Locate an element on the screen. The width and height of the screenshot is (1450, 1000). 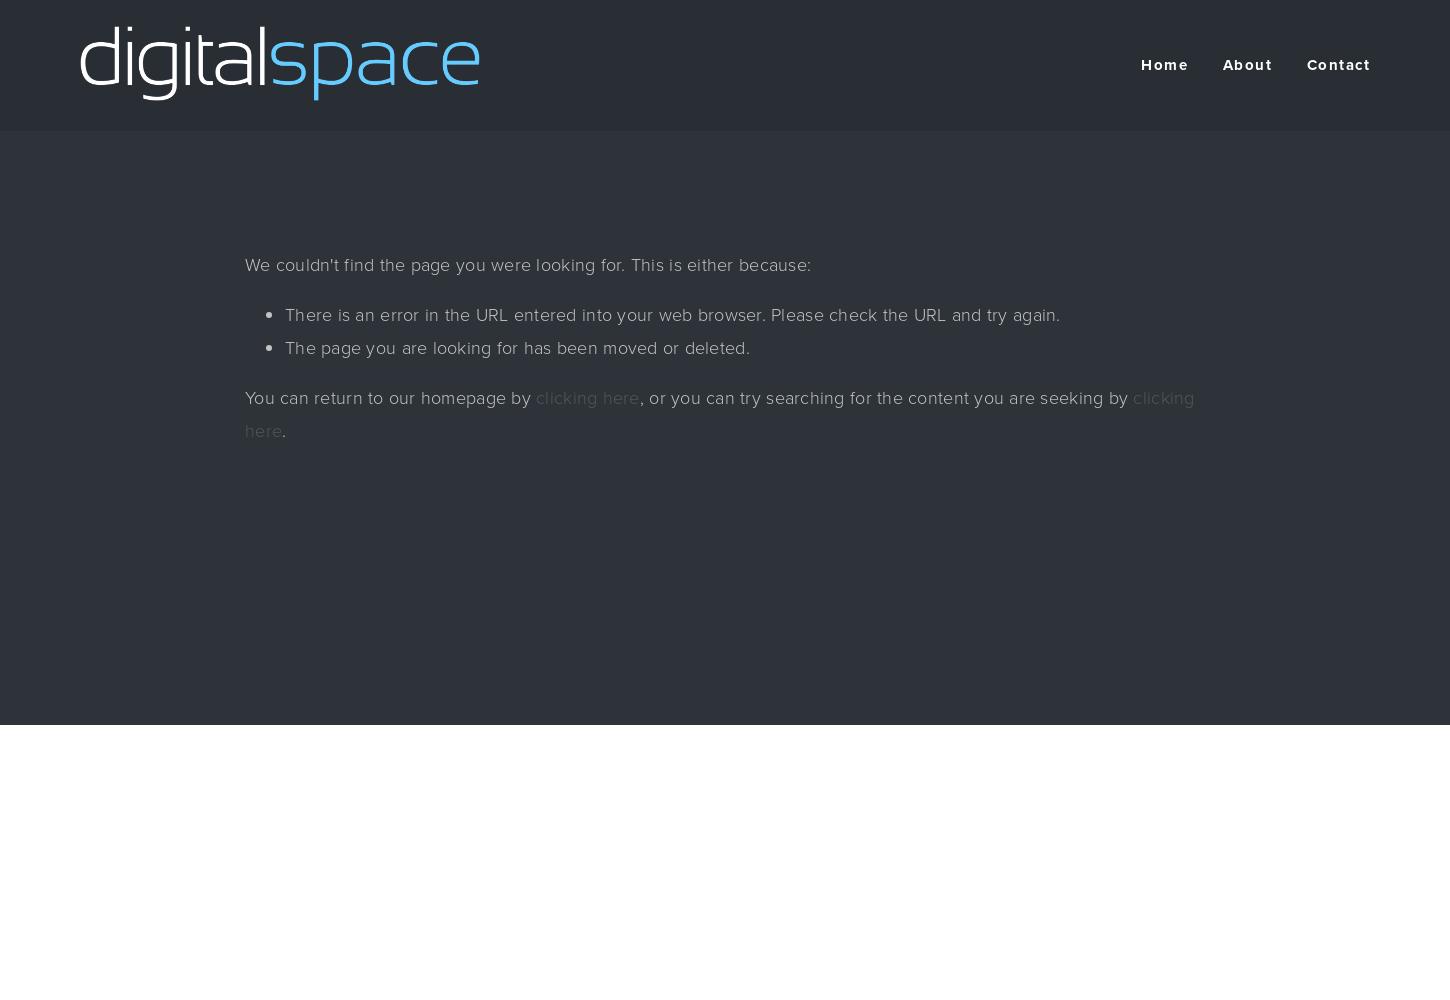
', or you can try searching for the
  content you are seeking by' is located at coordinates (884, 398).